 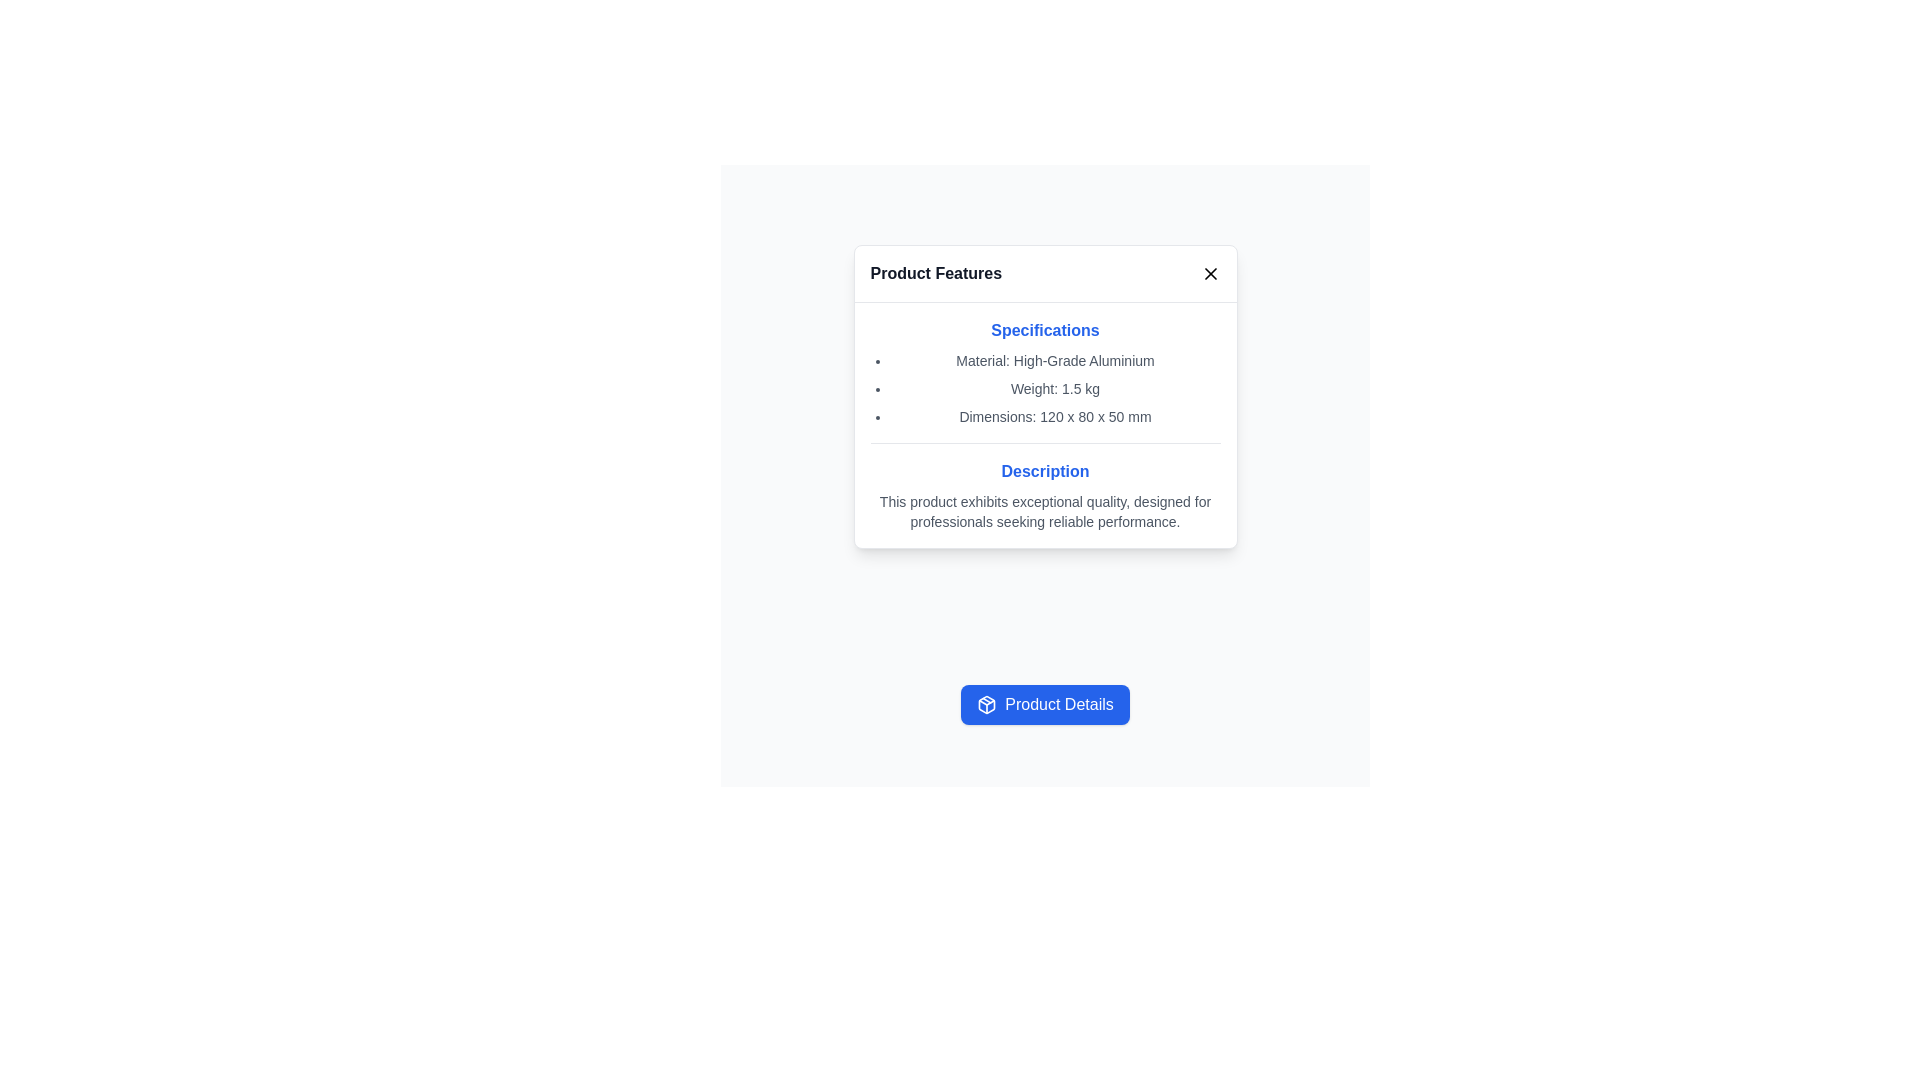 What do you see at coordinates (935, 273) in the screenshot?
I see `text content of the 'Product Features' label located in the header section of the modal window` at bounding box center [935, 273].